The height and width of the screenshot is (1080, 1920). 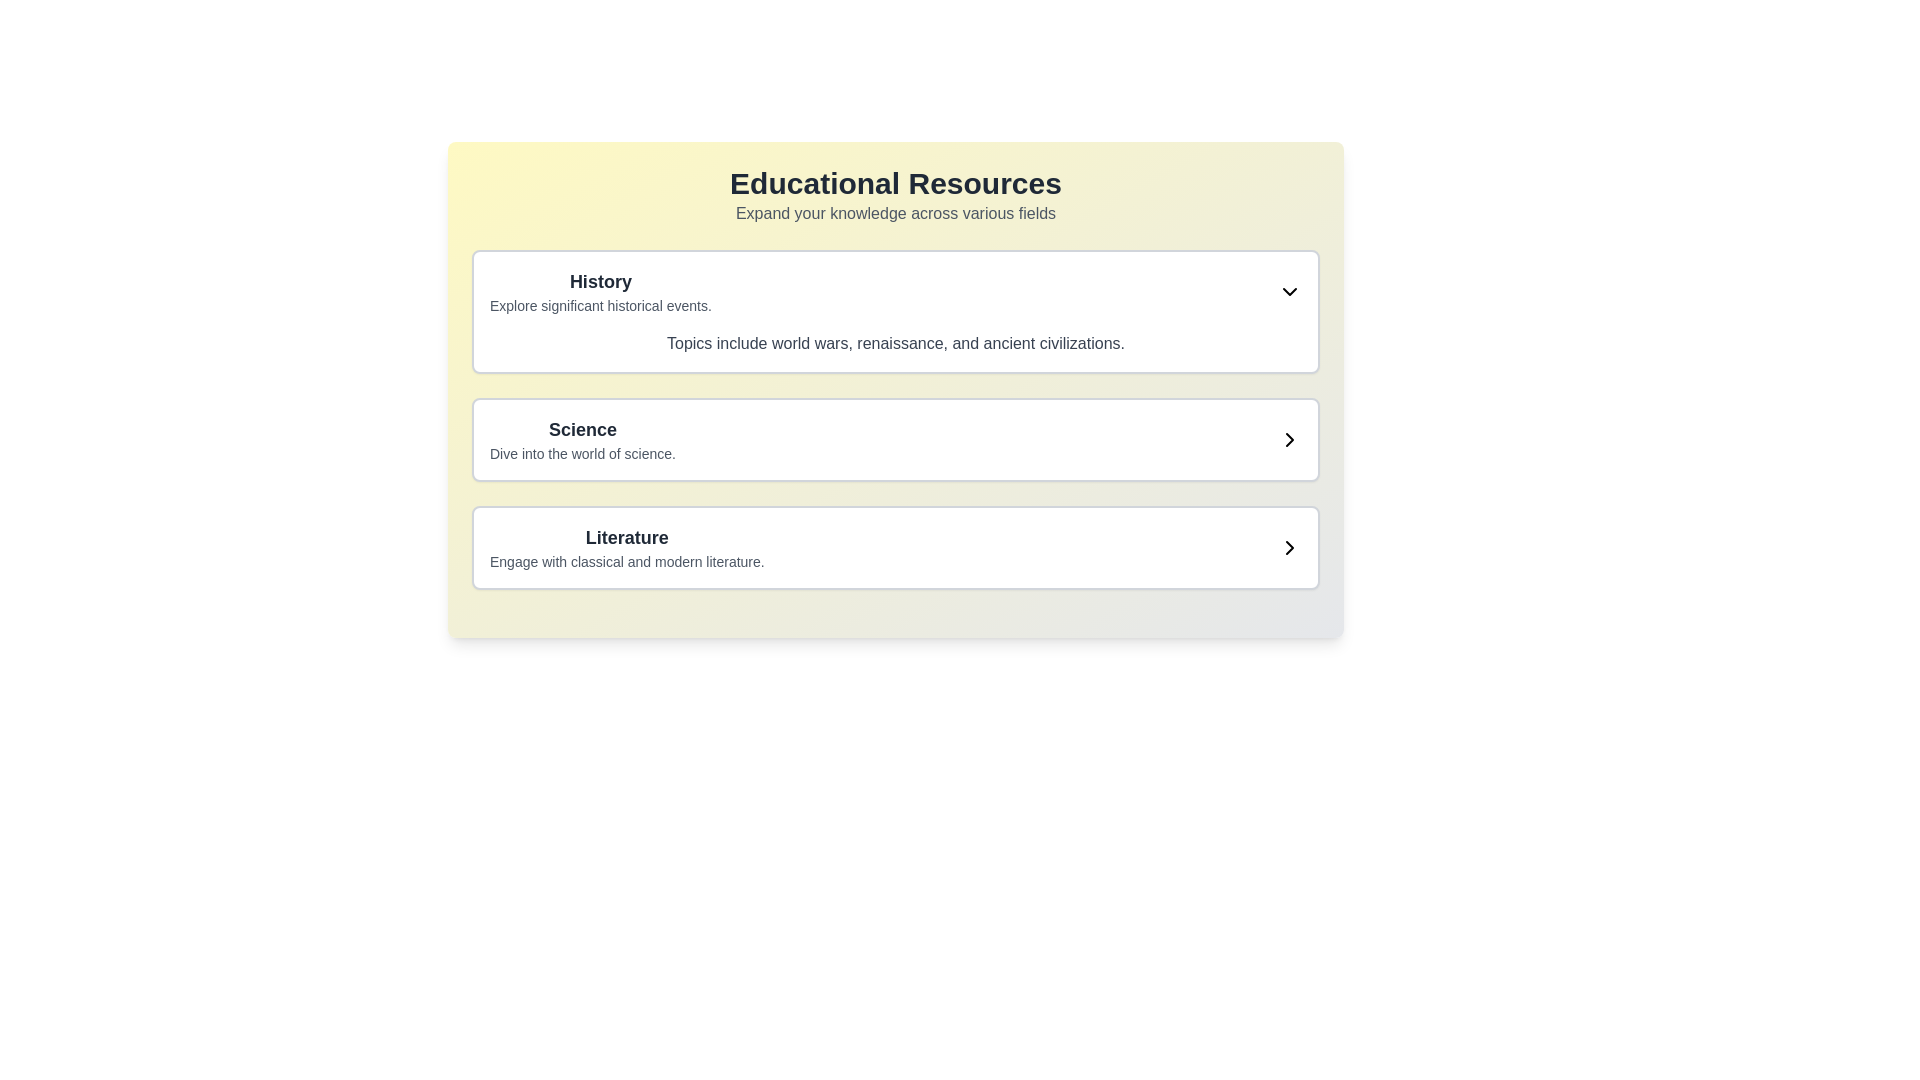 What do you see at coordinates (626, 562) in the screenshot?
I see `the static Text Label that provides descriptive information about the 'Literature' category, located below the 'Literature' title within the 'Educational Resources' section` at bounding box center [626, 562].